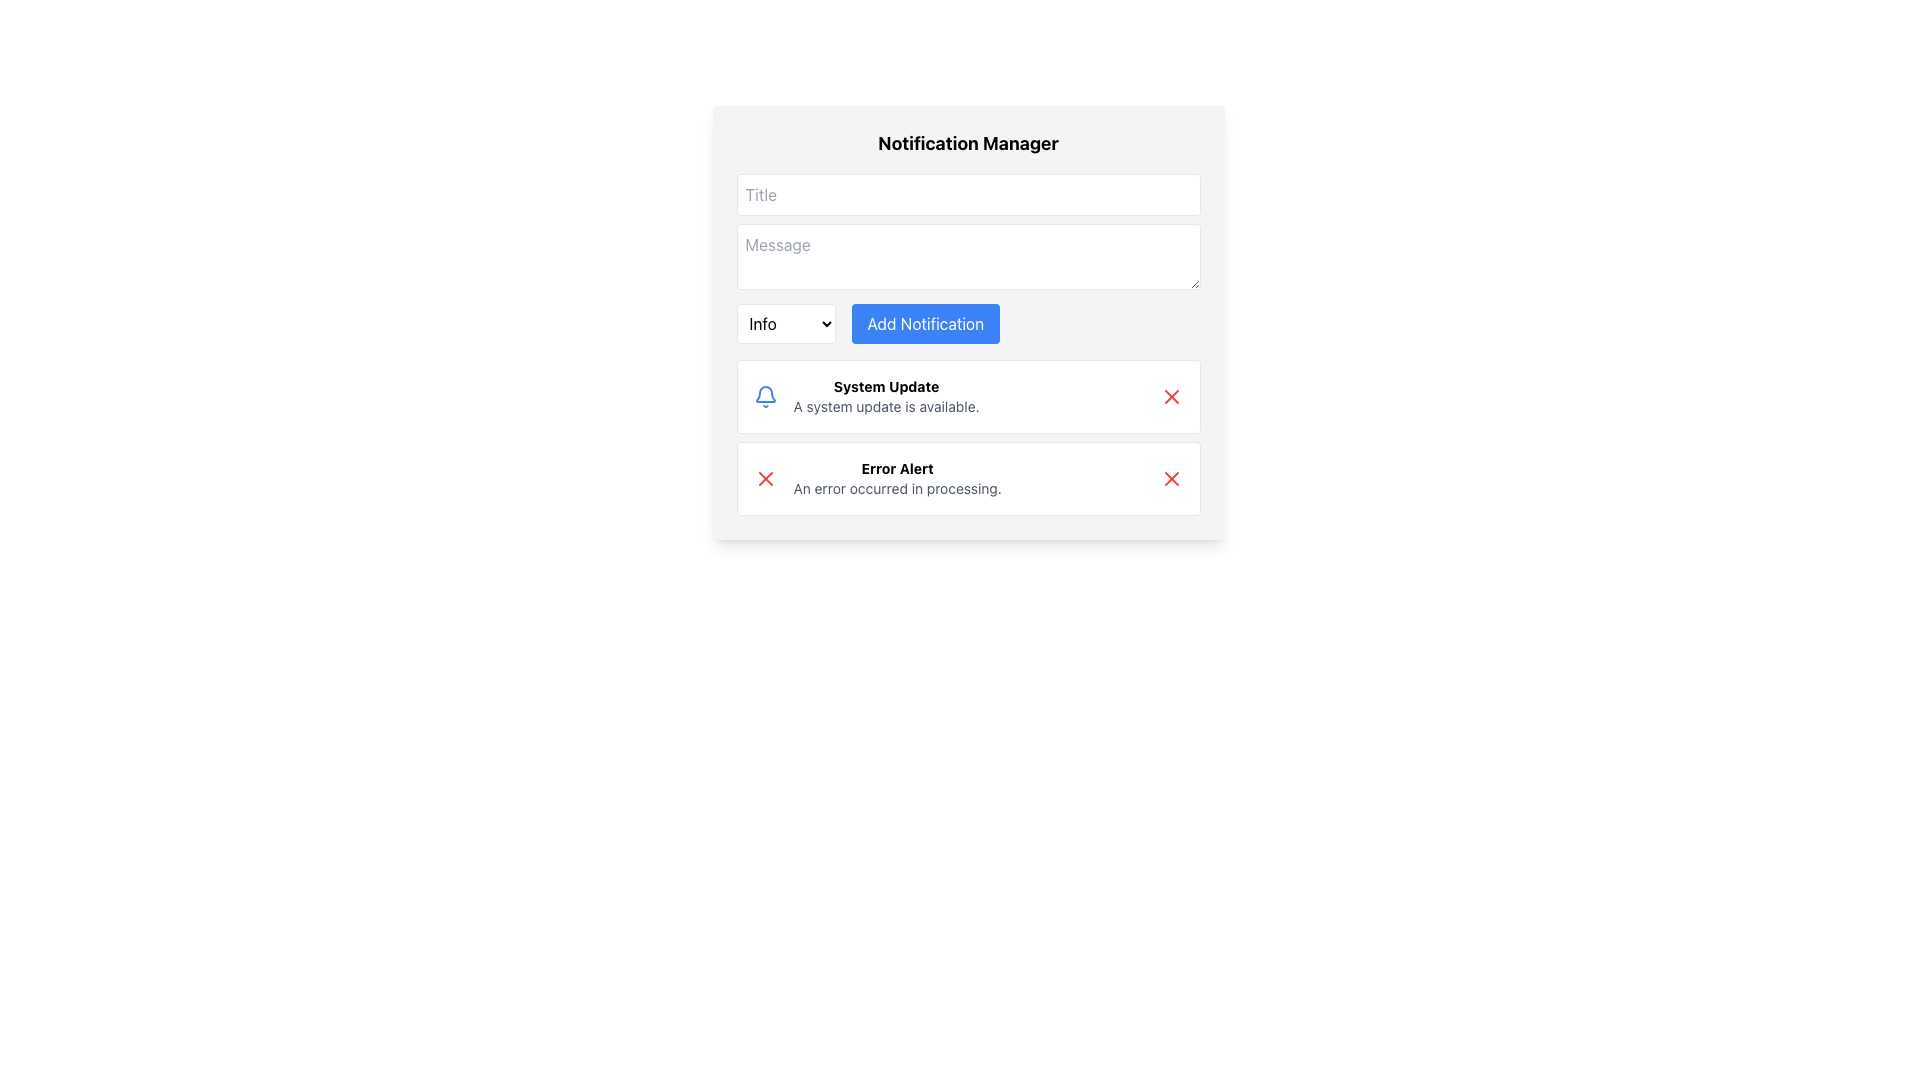 This screenshot has height=1080, width=1920. Describe the element at coordinates (896, 489) in the screenshot. I see `the detailed description text of the 'Error Alert' notification located in the 'Notification Manager' panel, which is positioned directly below the 'Error Alert' title` at that location.